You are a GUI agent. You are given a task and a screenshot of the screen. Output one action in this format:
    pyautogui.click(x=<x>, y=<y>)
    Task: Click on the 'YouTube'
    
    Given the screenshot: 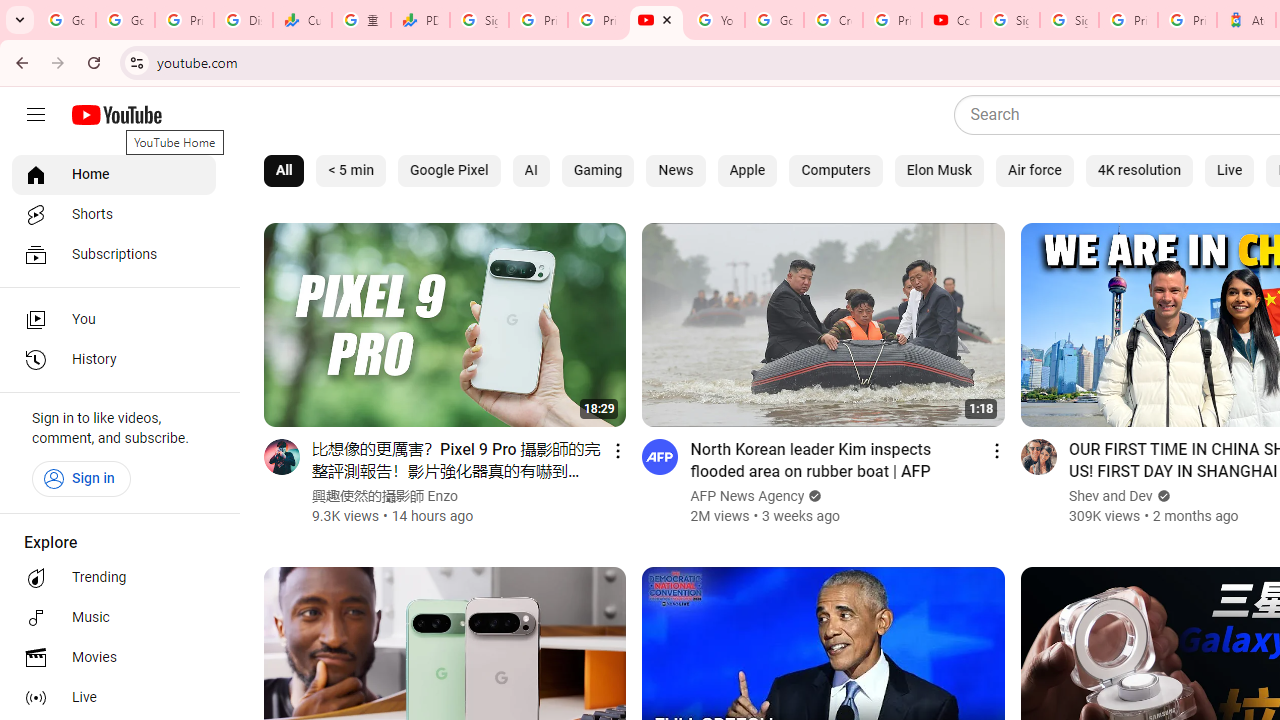 What is the action you would take?
    pyautogui.click(x=656, y=20)
    